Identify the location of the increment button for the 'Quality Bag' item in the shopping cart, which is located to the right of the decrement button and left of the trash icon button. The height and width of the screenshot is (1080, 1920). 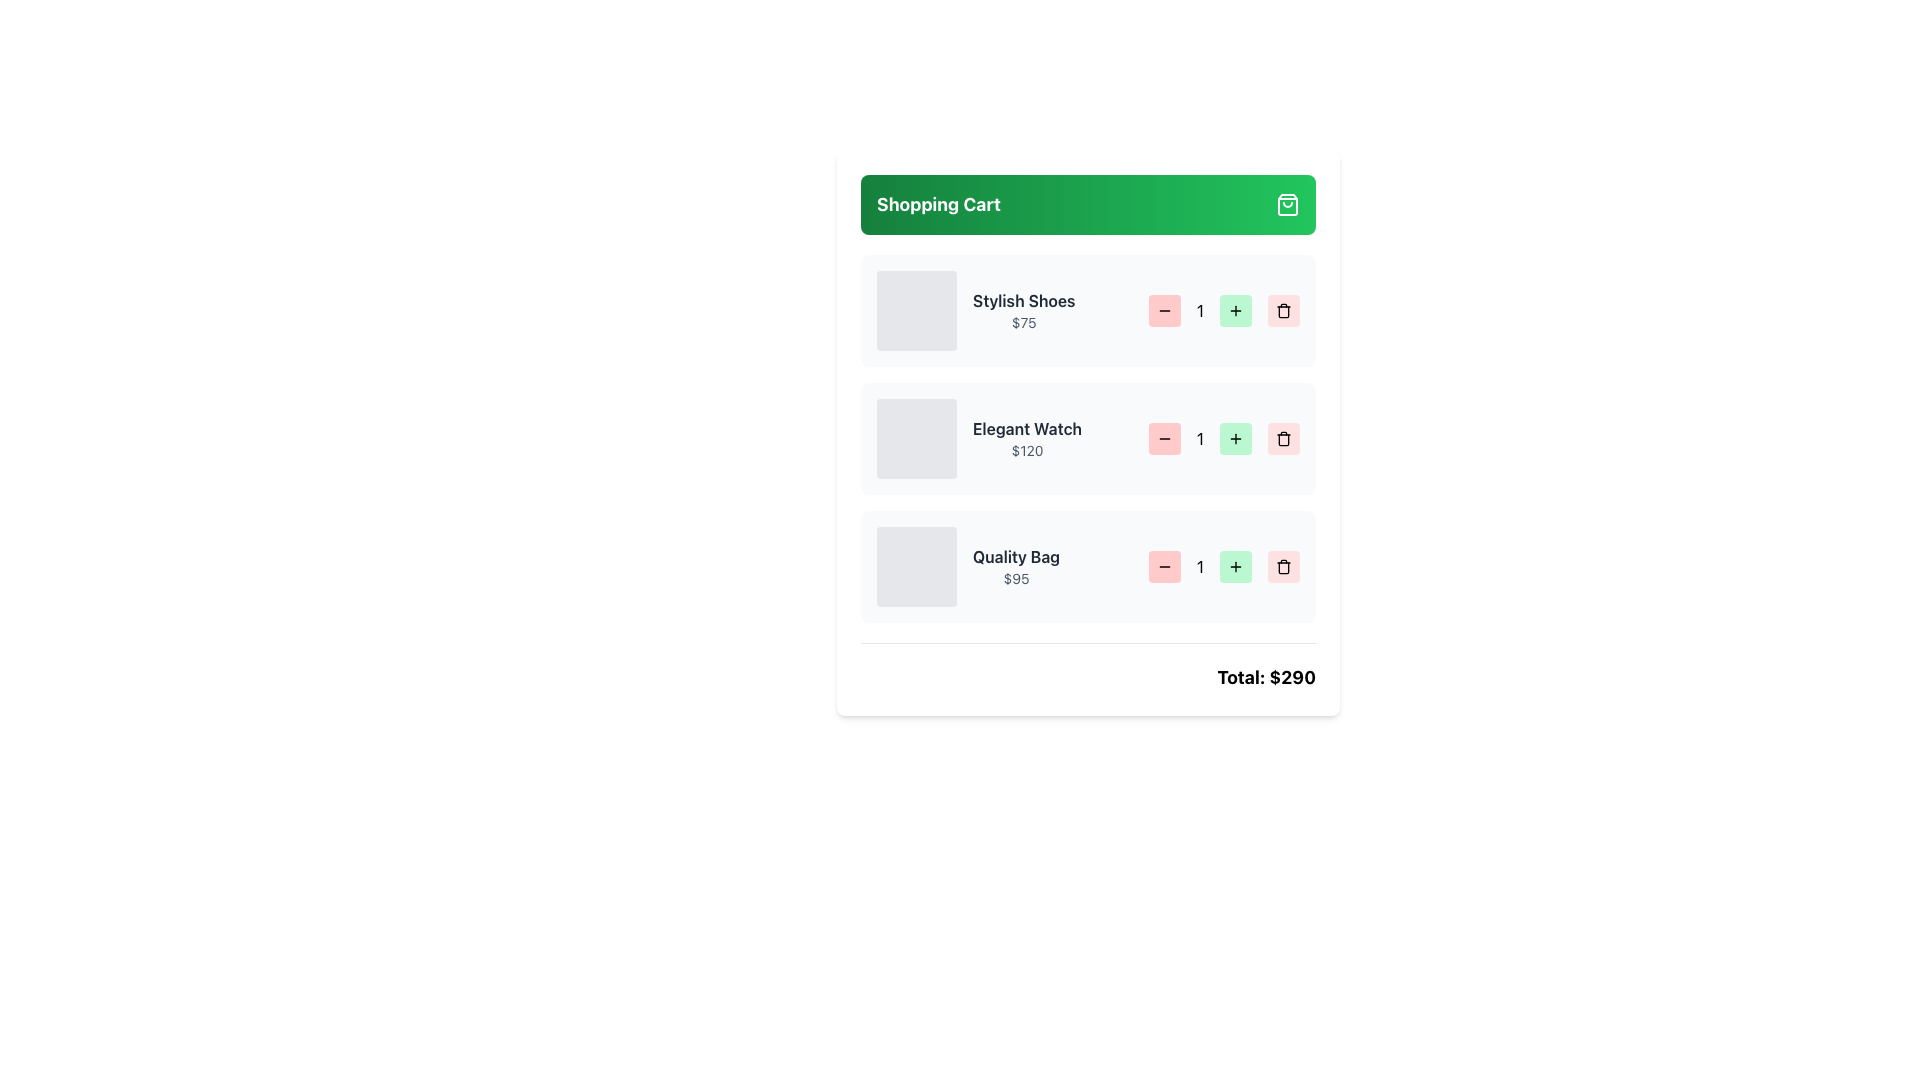
(1235, 567).